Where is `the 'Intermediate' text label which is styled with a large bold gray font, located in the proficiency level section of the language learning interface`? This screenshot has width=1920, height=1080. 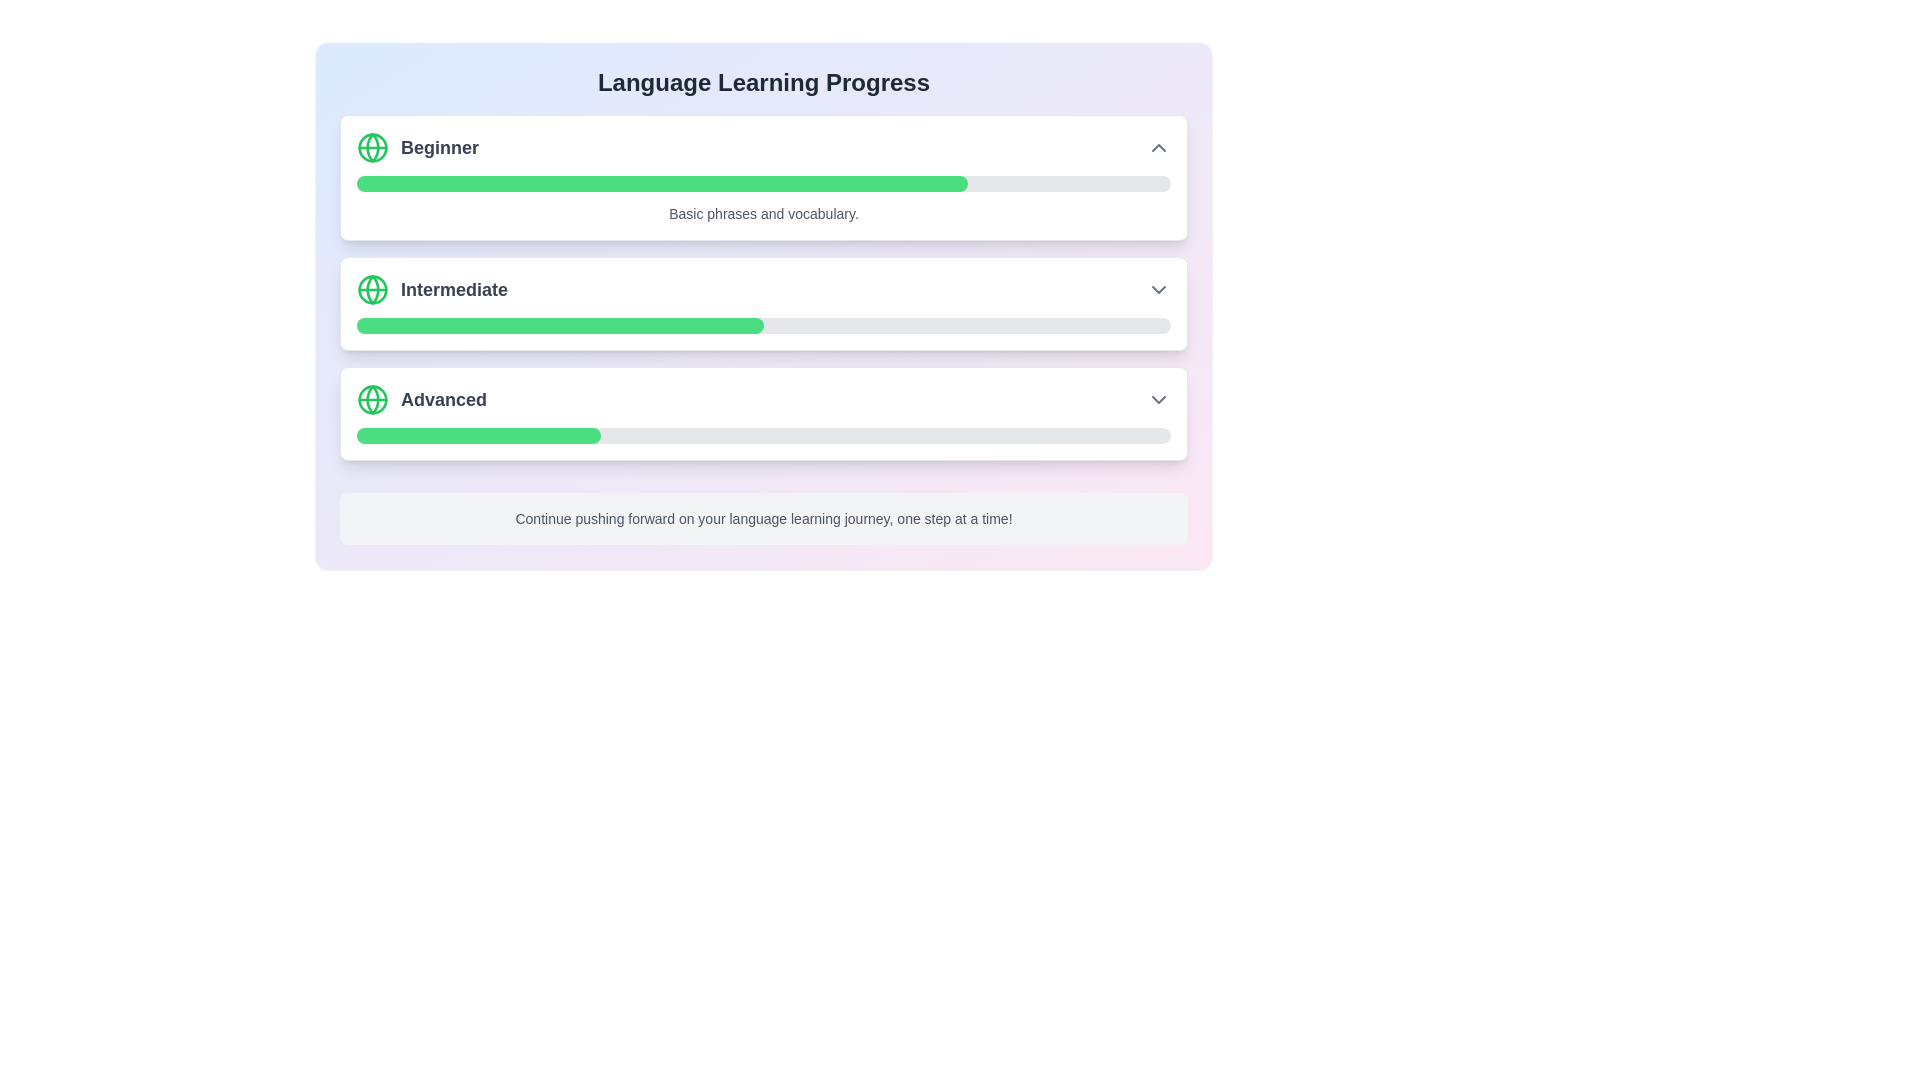 the 'Intermediate' text label which is styled with a large bold gray font, located in the proficiency level section of the language learning interface is located at coordinates (453, 289).